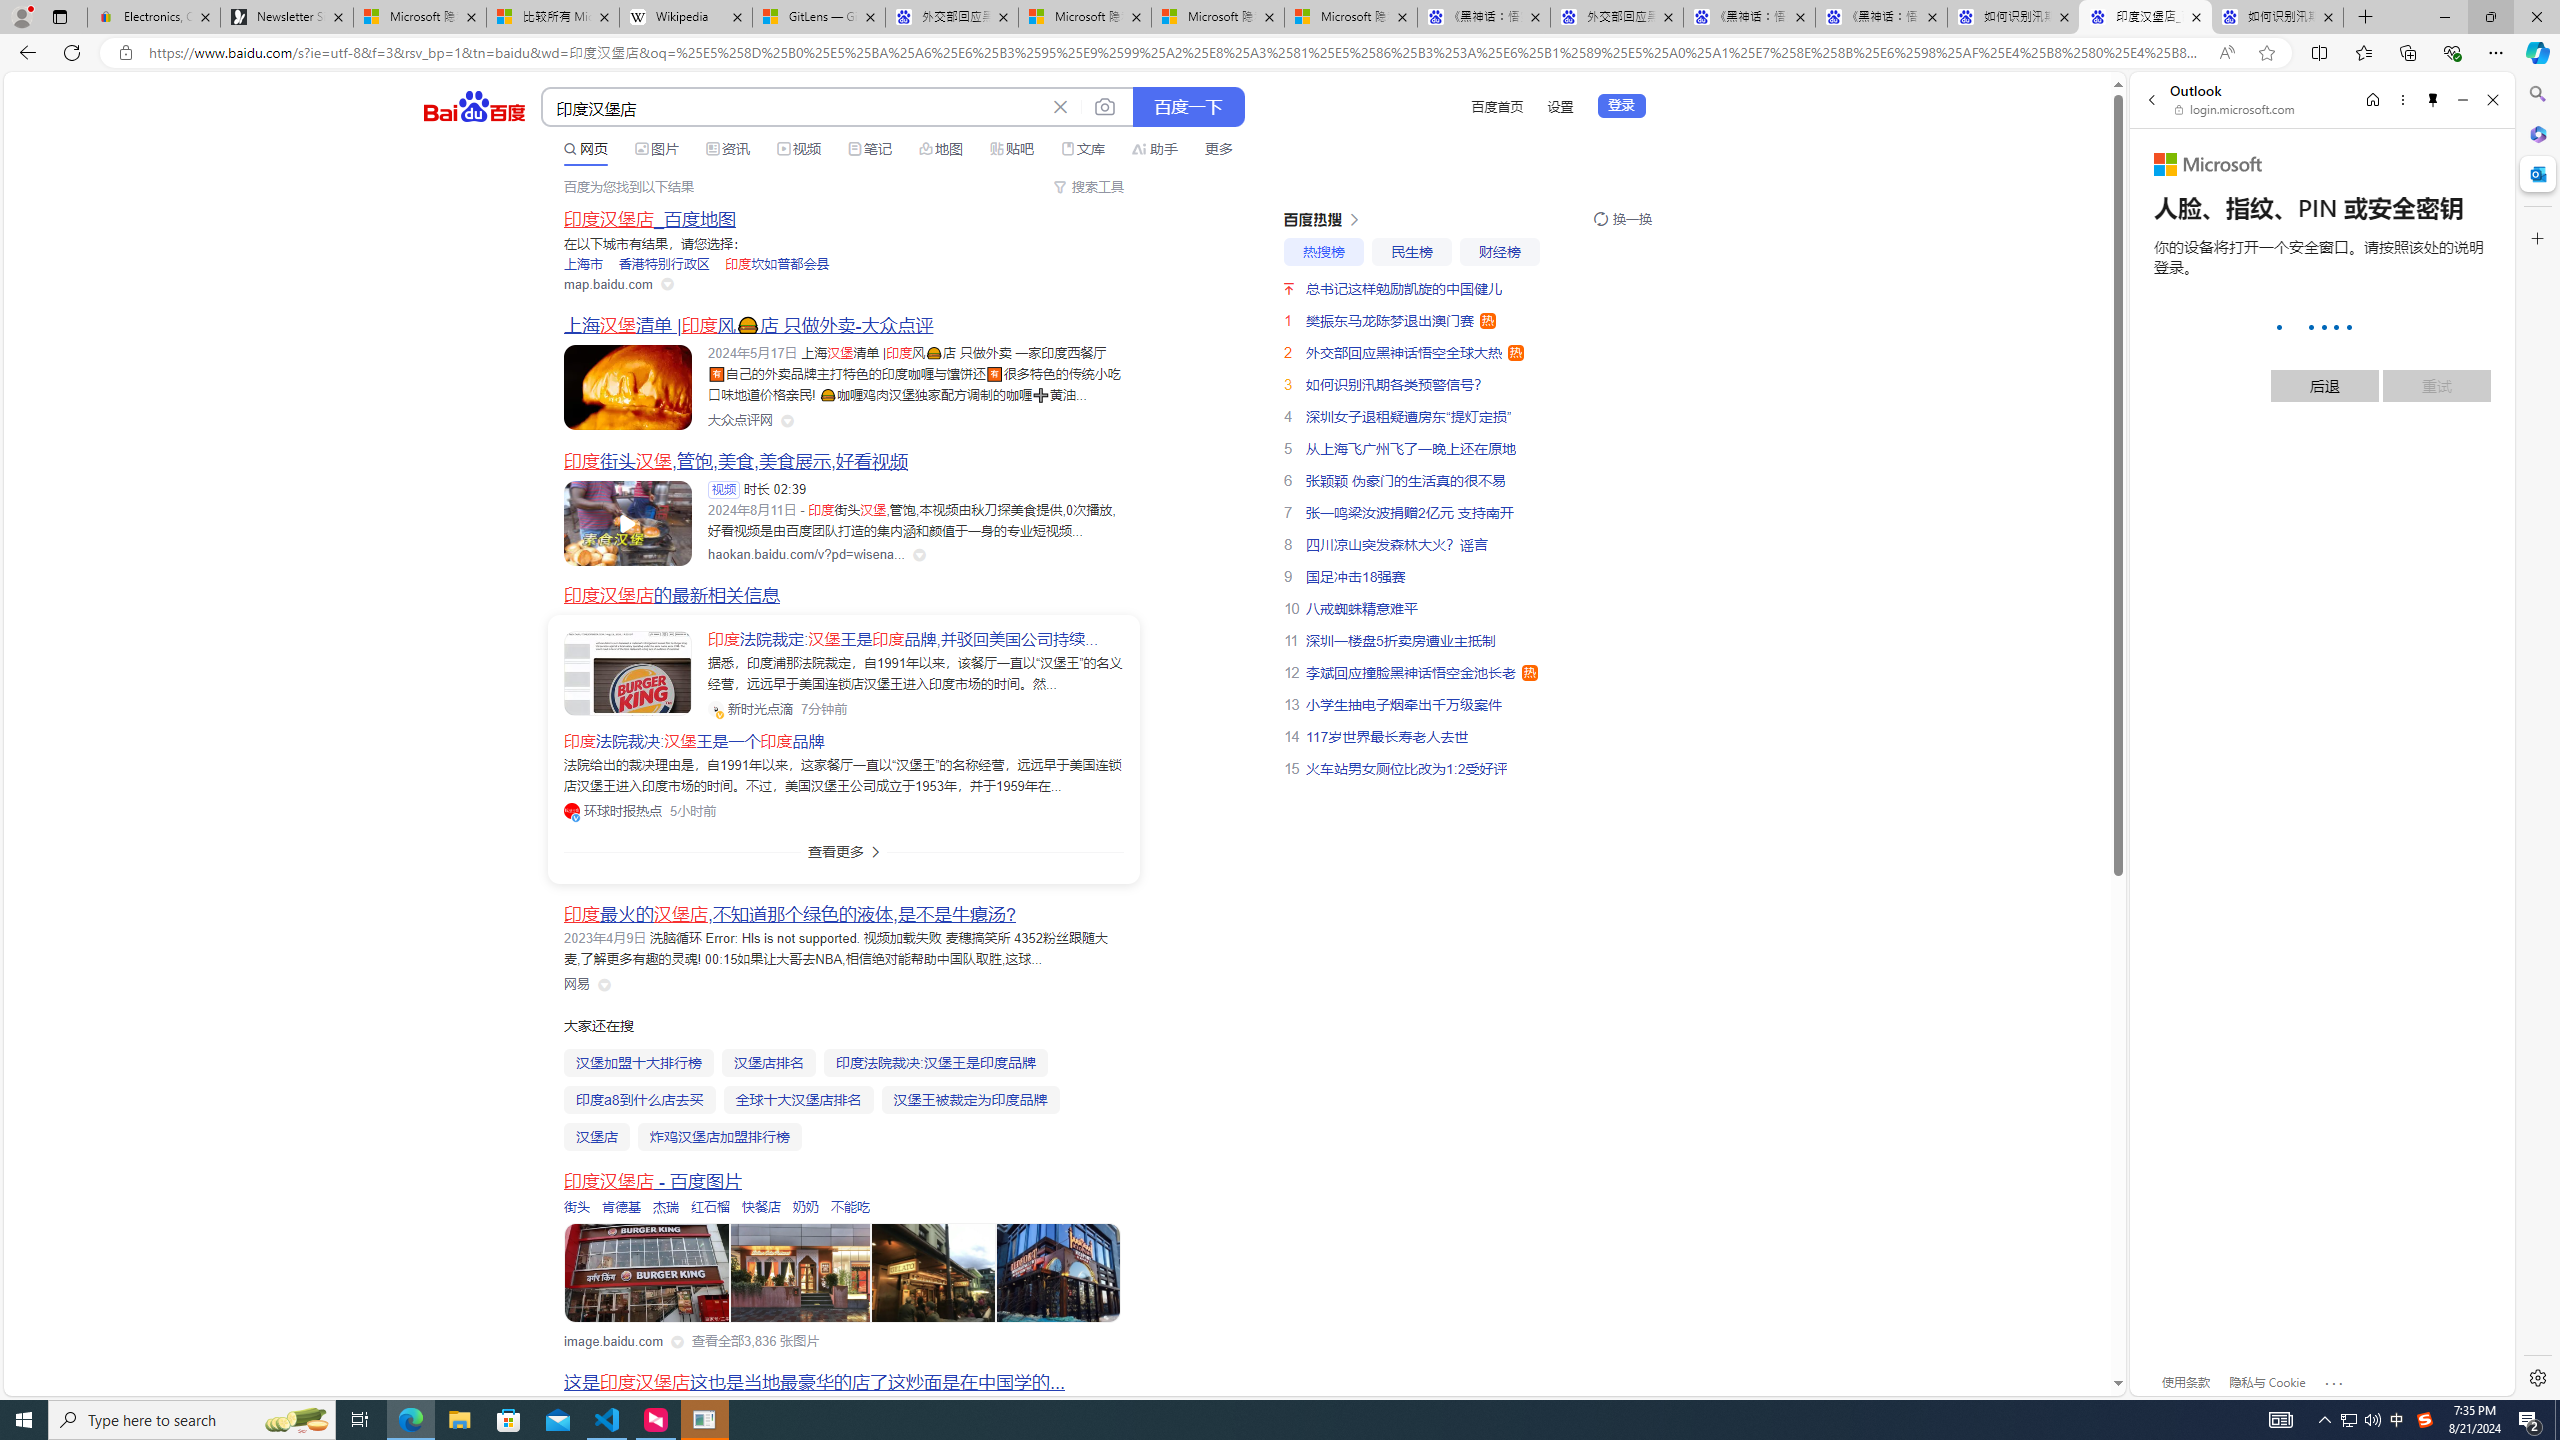 Image resolution: width=2560 pixels, height=1440 pixels. I want to click on 'Unpin side pane', so click(2433, 99).